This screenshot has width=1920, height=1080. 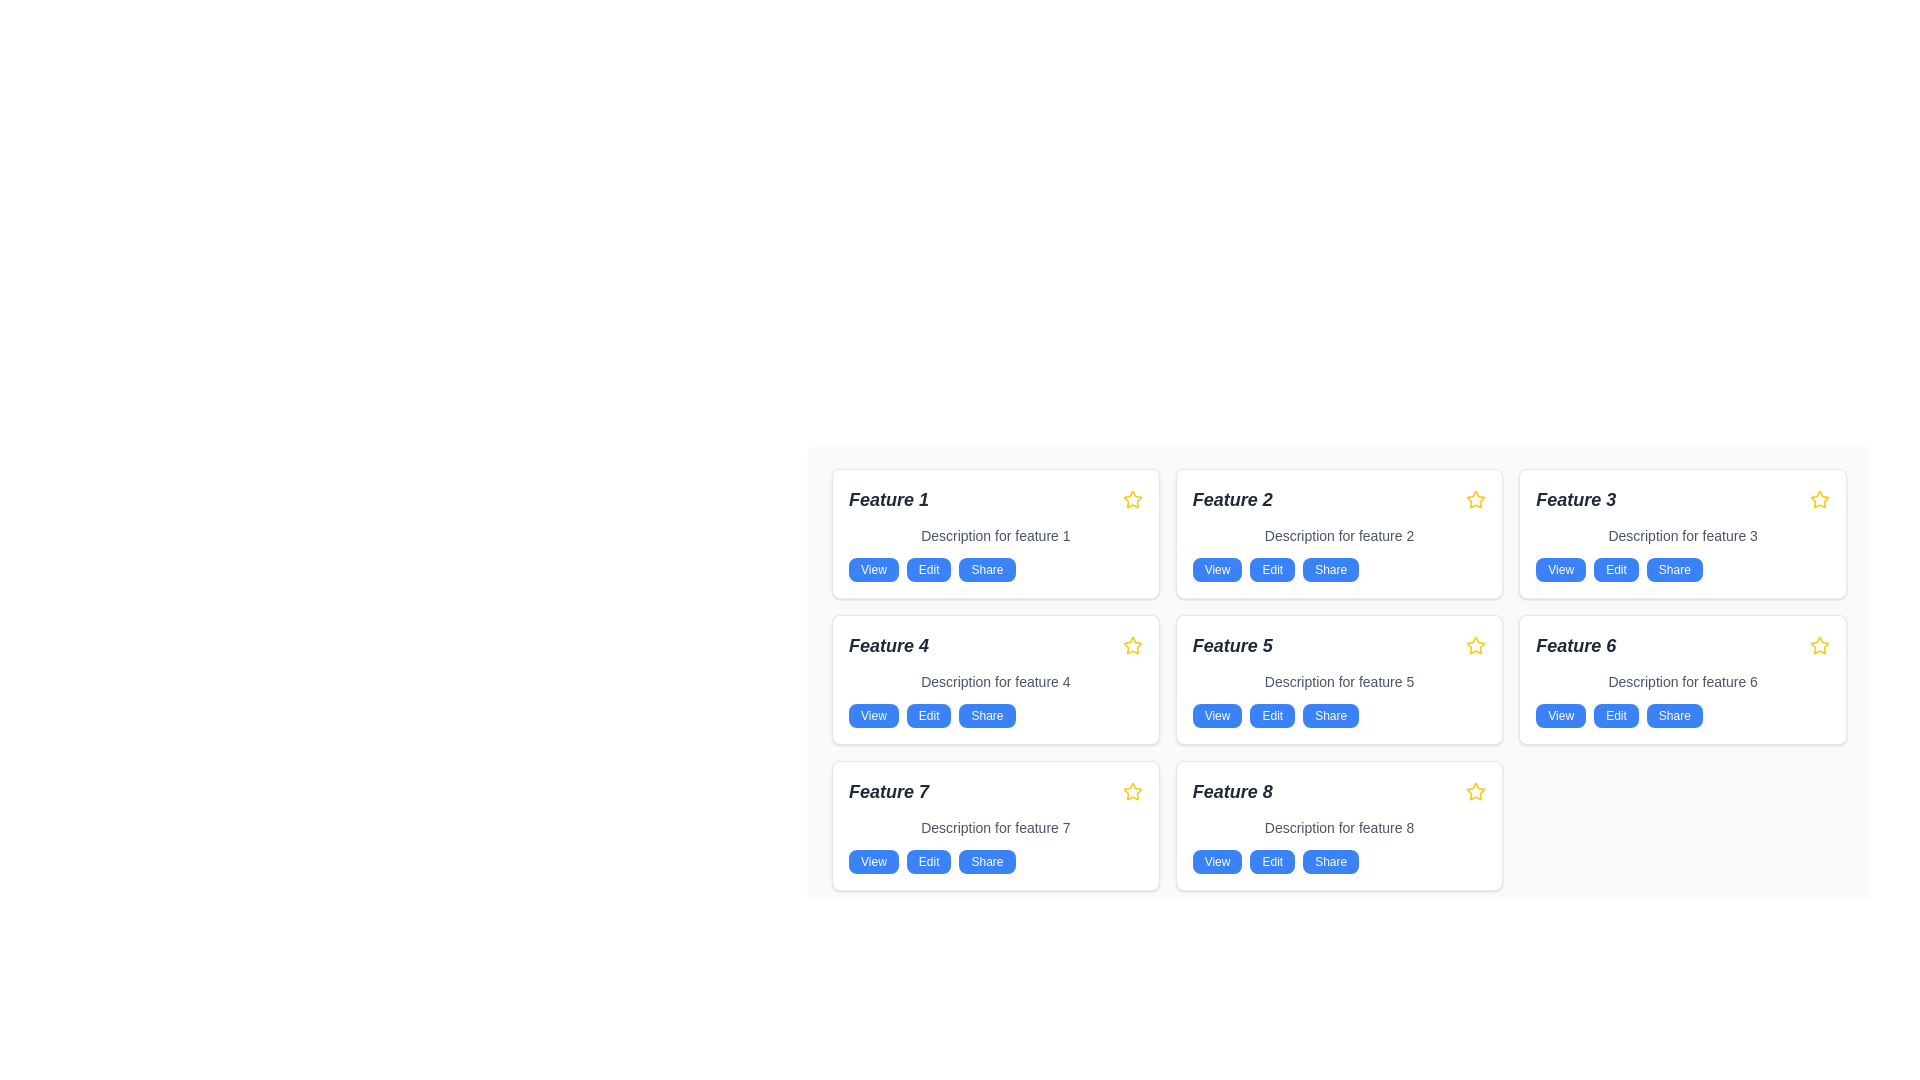 I want to click on the blue rectangular button with rounded corners and white text reading 'View' to initiate a view action for 'Feature 6', so click(x=1560, y=715).